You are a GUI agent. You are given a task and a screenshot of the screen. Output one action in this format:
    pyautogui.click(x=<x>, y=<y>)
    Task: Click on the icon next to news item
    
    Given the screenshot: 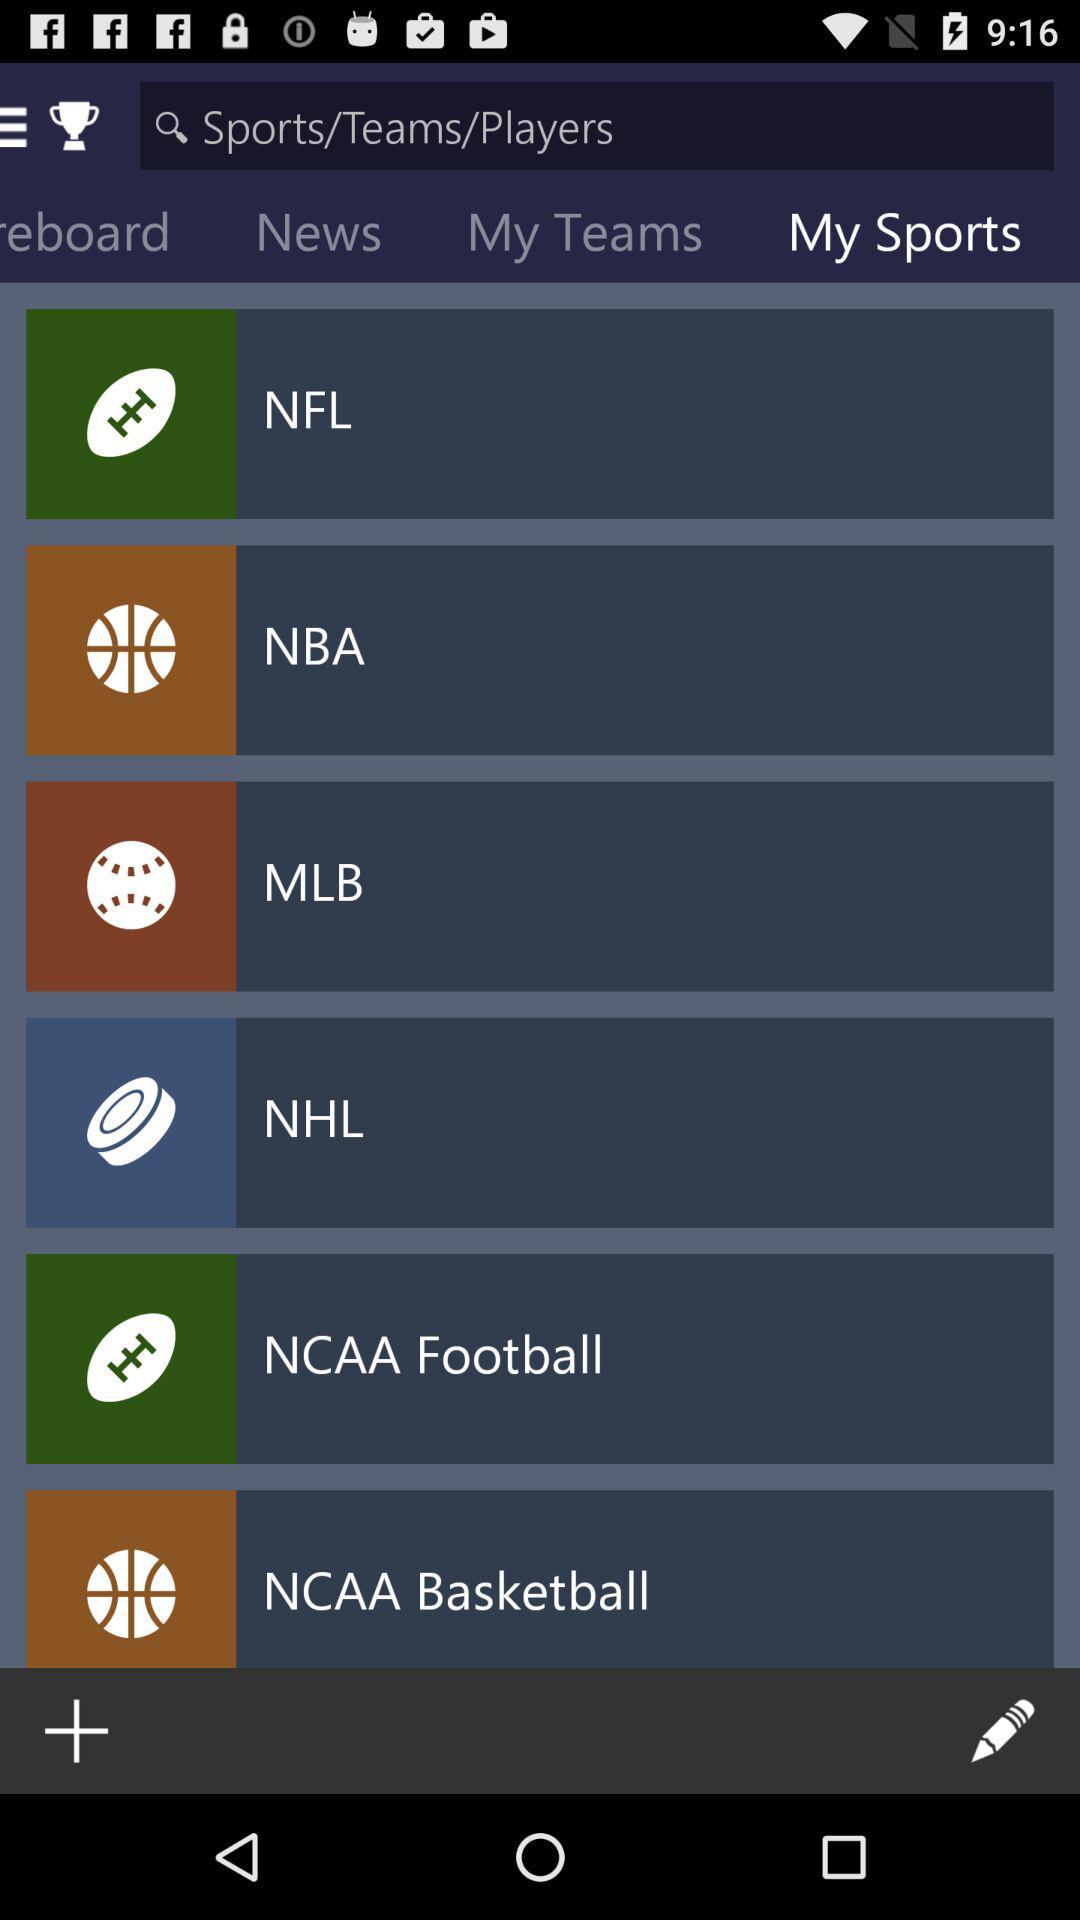 What is the action you would take?
    pyautogui.click(x=599, y=235)
    